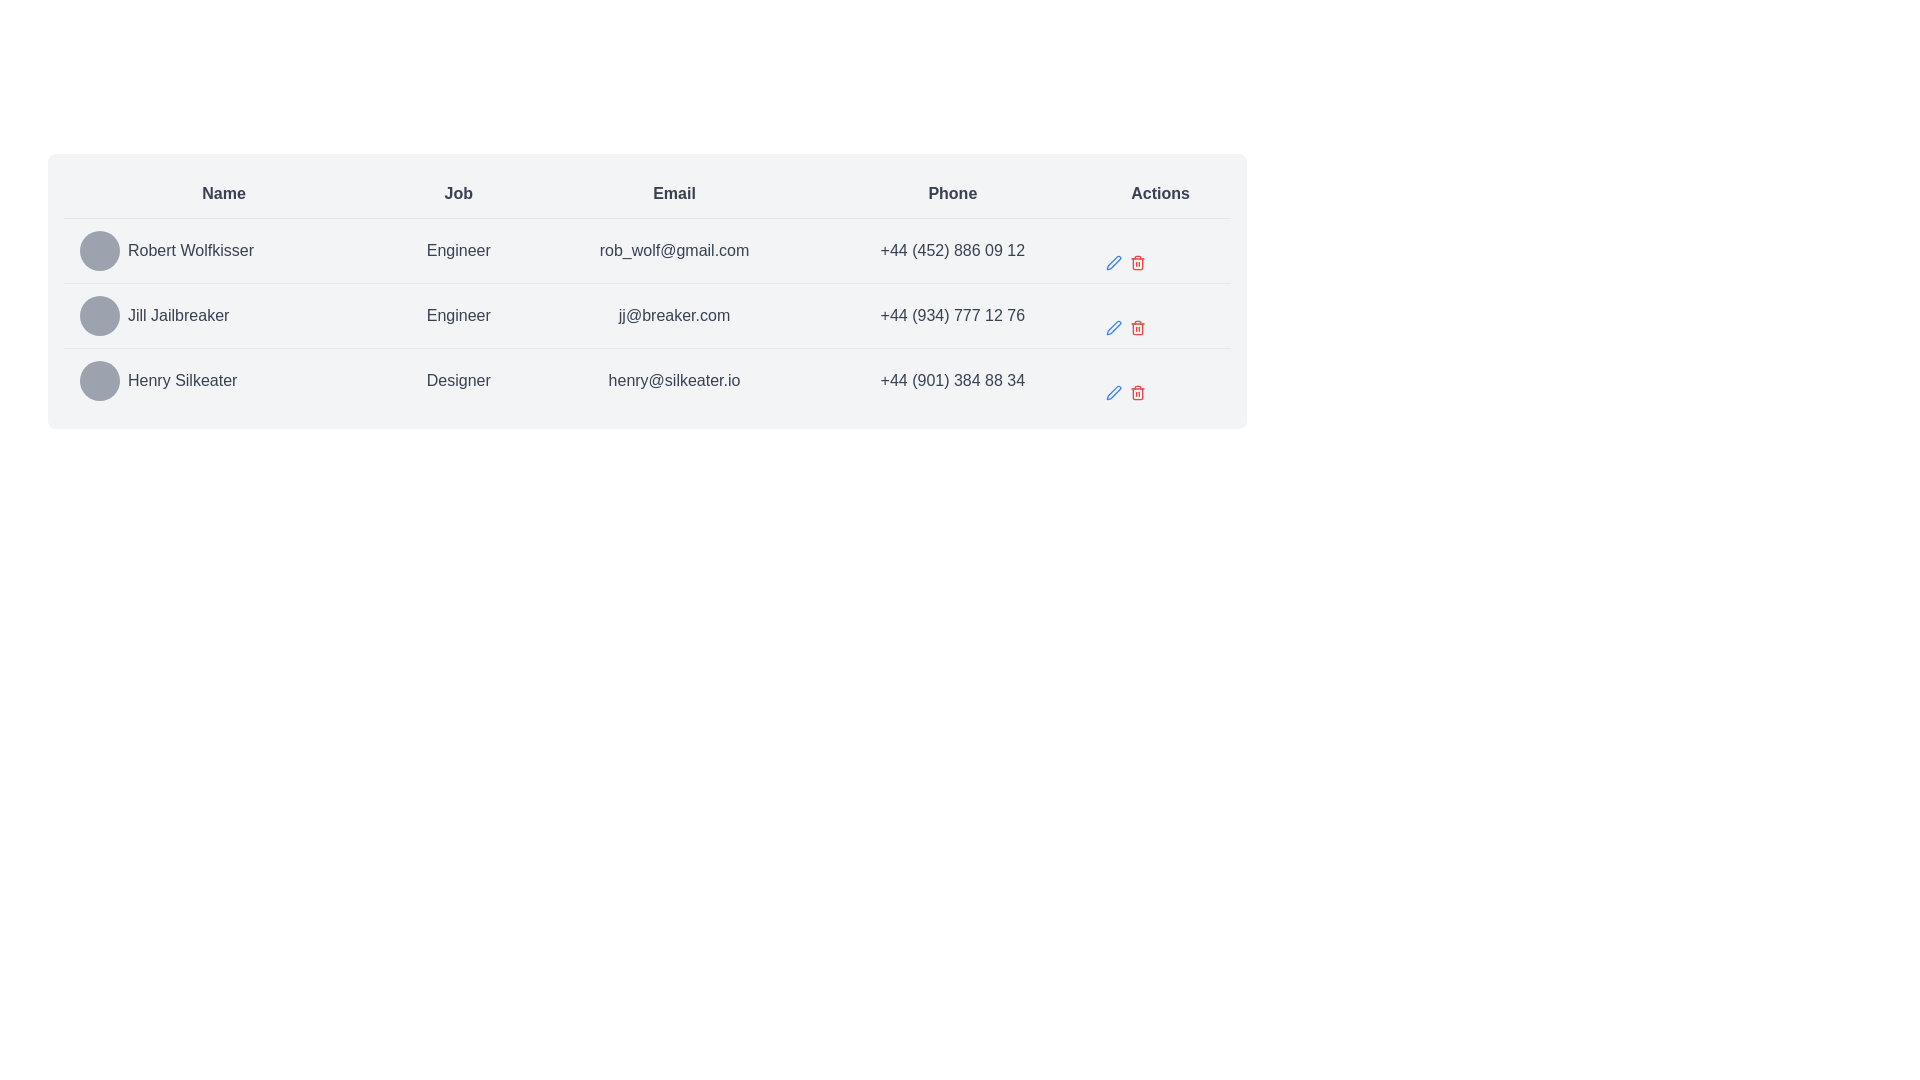 Image resolution: width=1920 pixels, height=1080 pixels. I want to click on the static text element displaying the phone number '+44 (901) 384 88 34', so click(951, 380).